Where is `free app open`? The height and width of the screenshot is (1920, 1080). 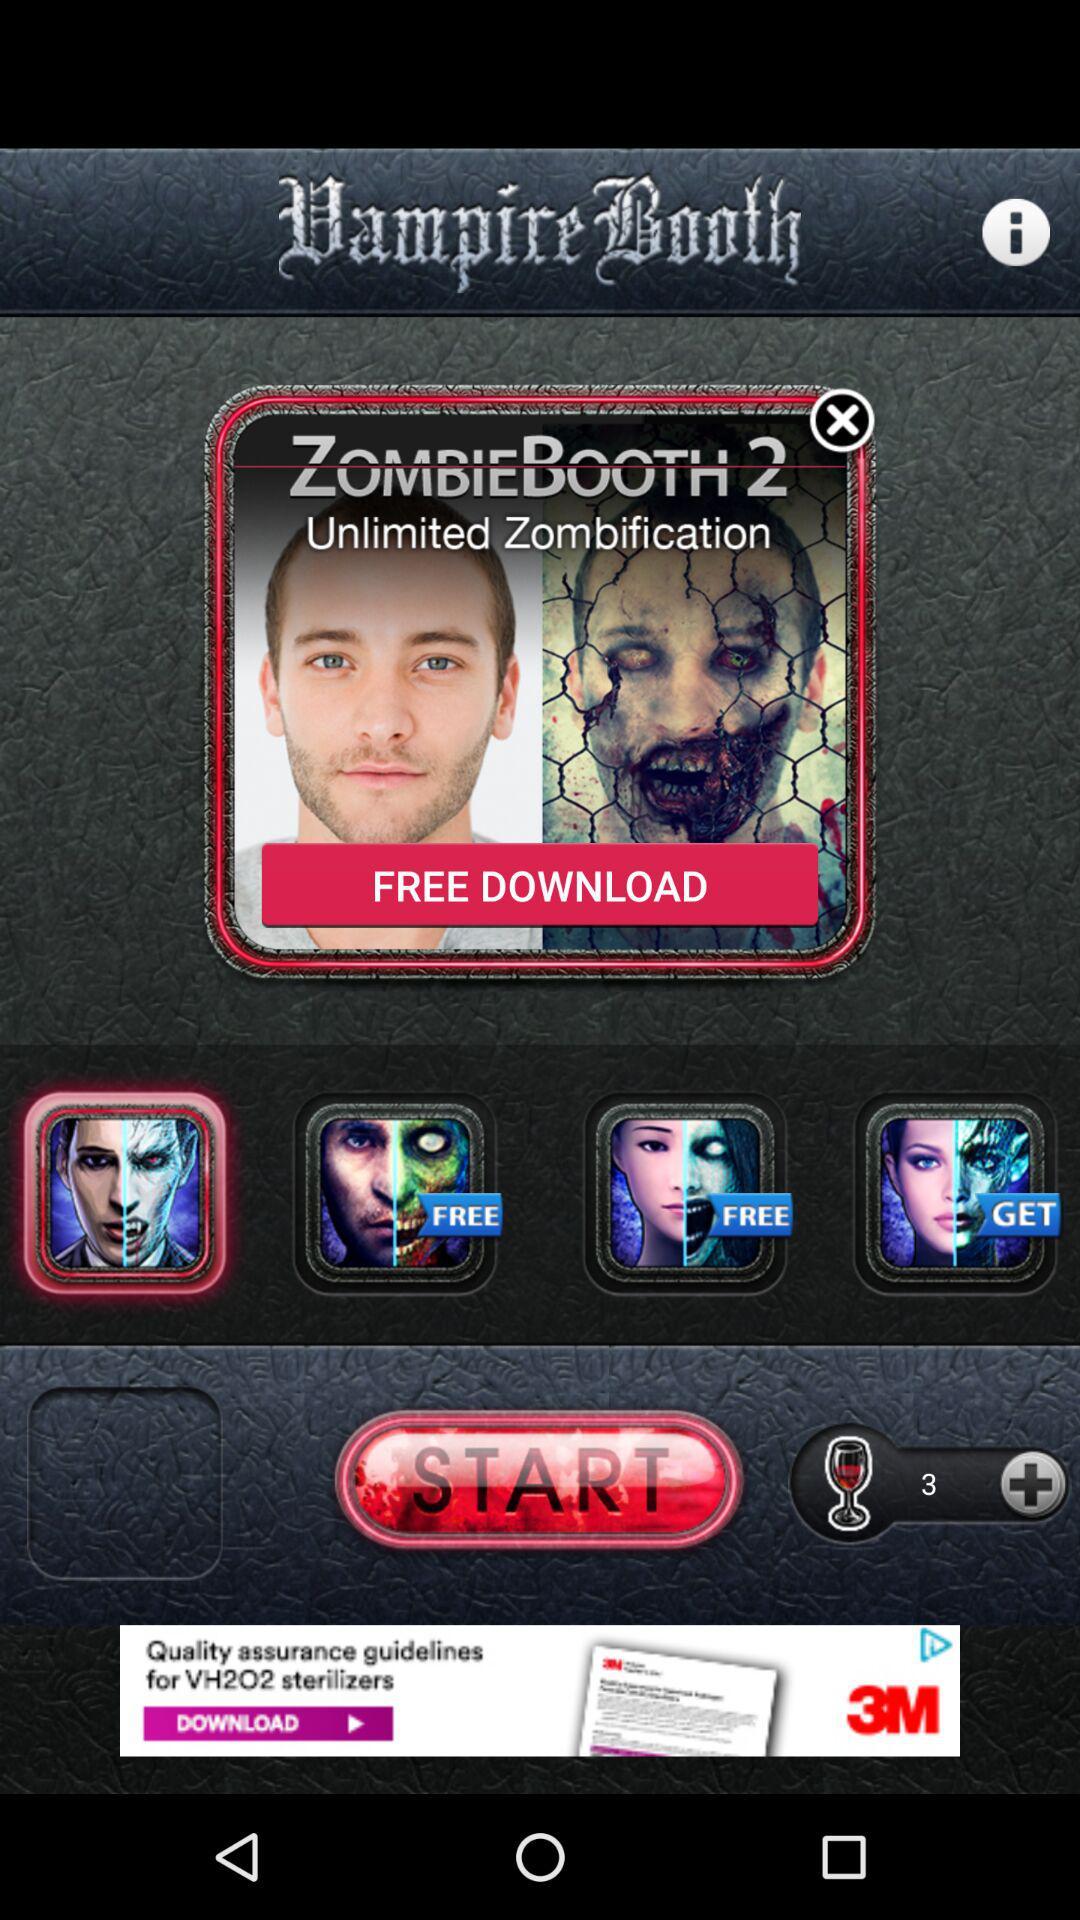
free app open is located at coordinates (394, 1192).